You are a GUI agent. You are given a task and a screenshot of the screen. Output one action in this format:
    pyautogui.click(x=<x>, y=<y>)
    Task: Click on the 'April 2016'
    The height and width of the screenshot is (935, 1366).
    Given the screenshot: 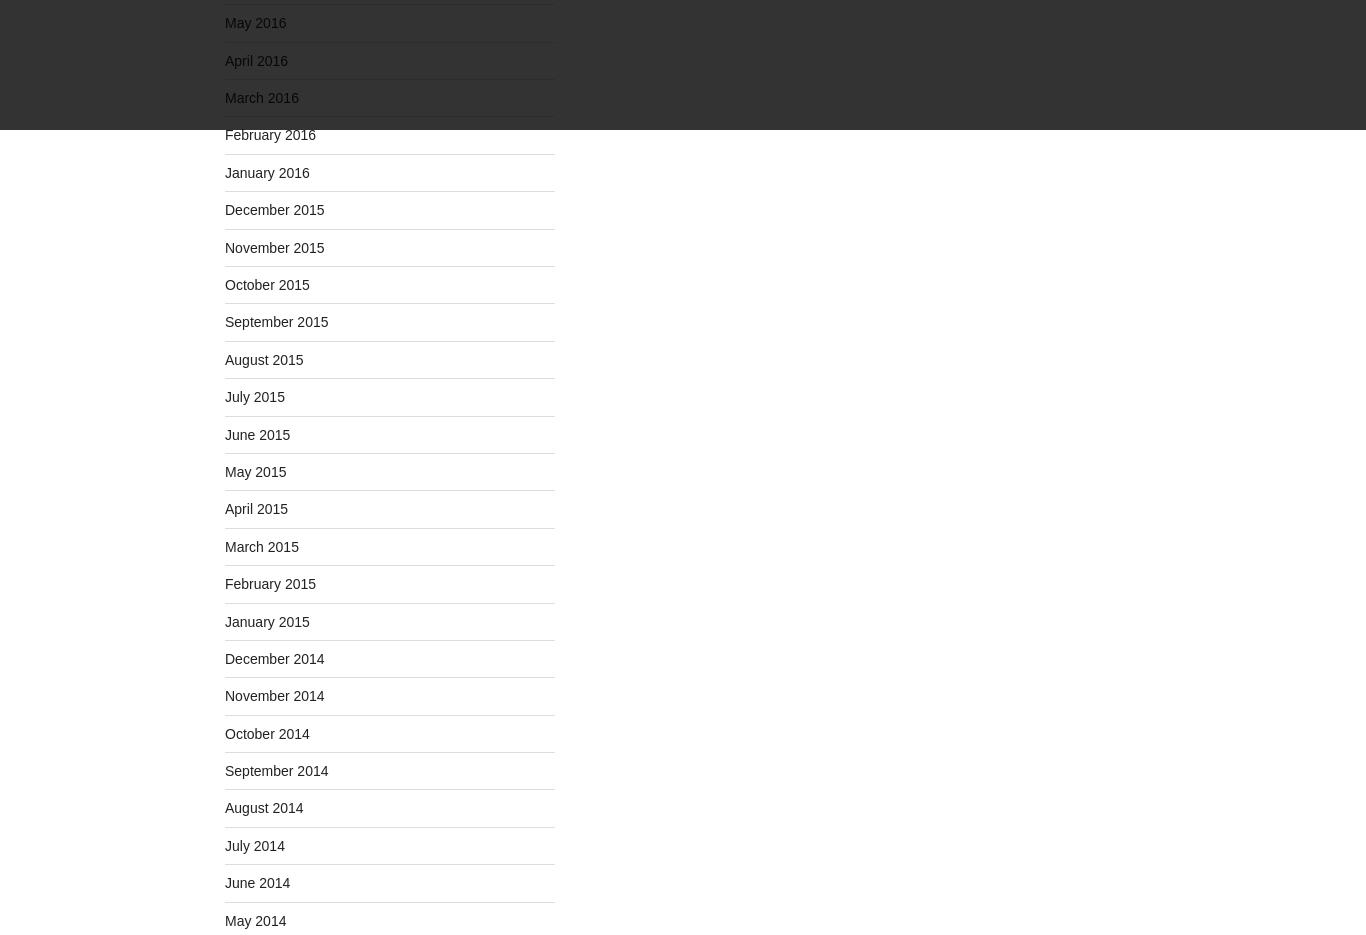 What is the action you would take?
    pyautogui.click(x=256, y=60)
    